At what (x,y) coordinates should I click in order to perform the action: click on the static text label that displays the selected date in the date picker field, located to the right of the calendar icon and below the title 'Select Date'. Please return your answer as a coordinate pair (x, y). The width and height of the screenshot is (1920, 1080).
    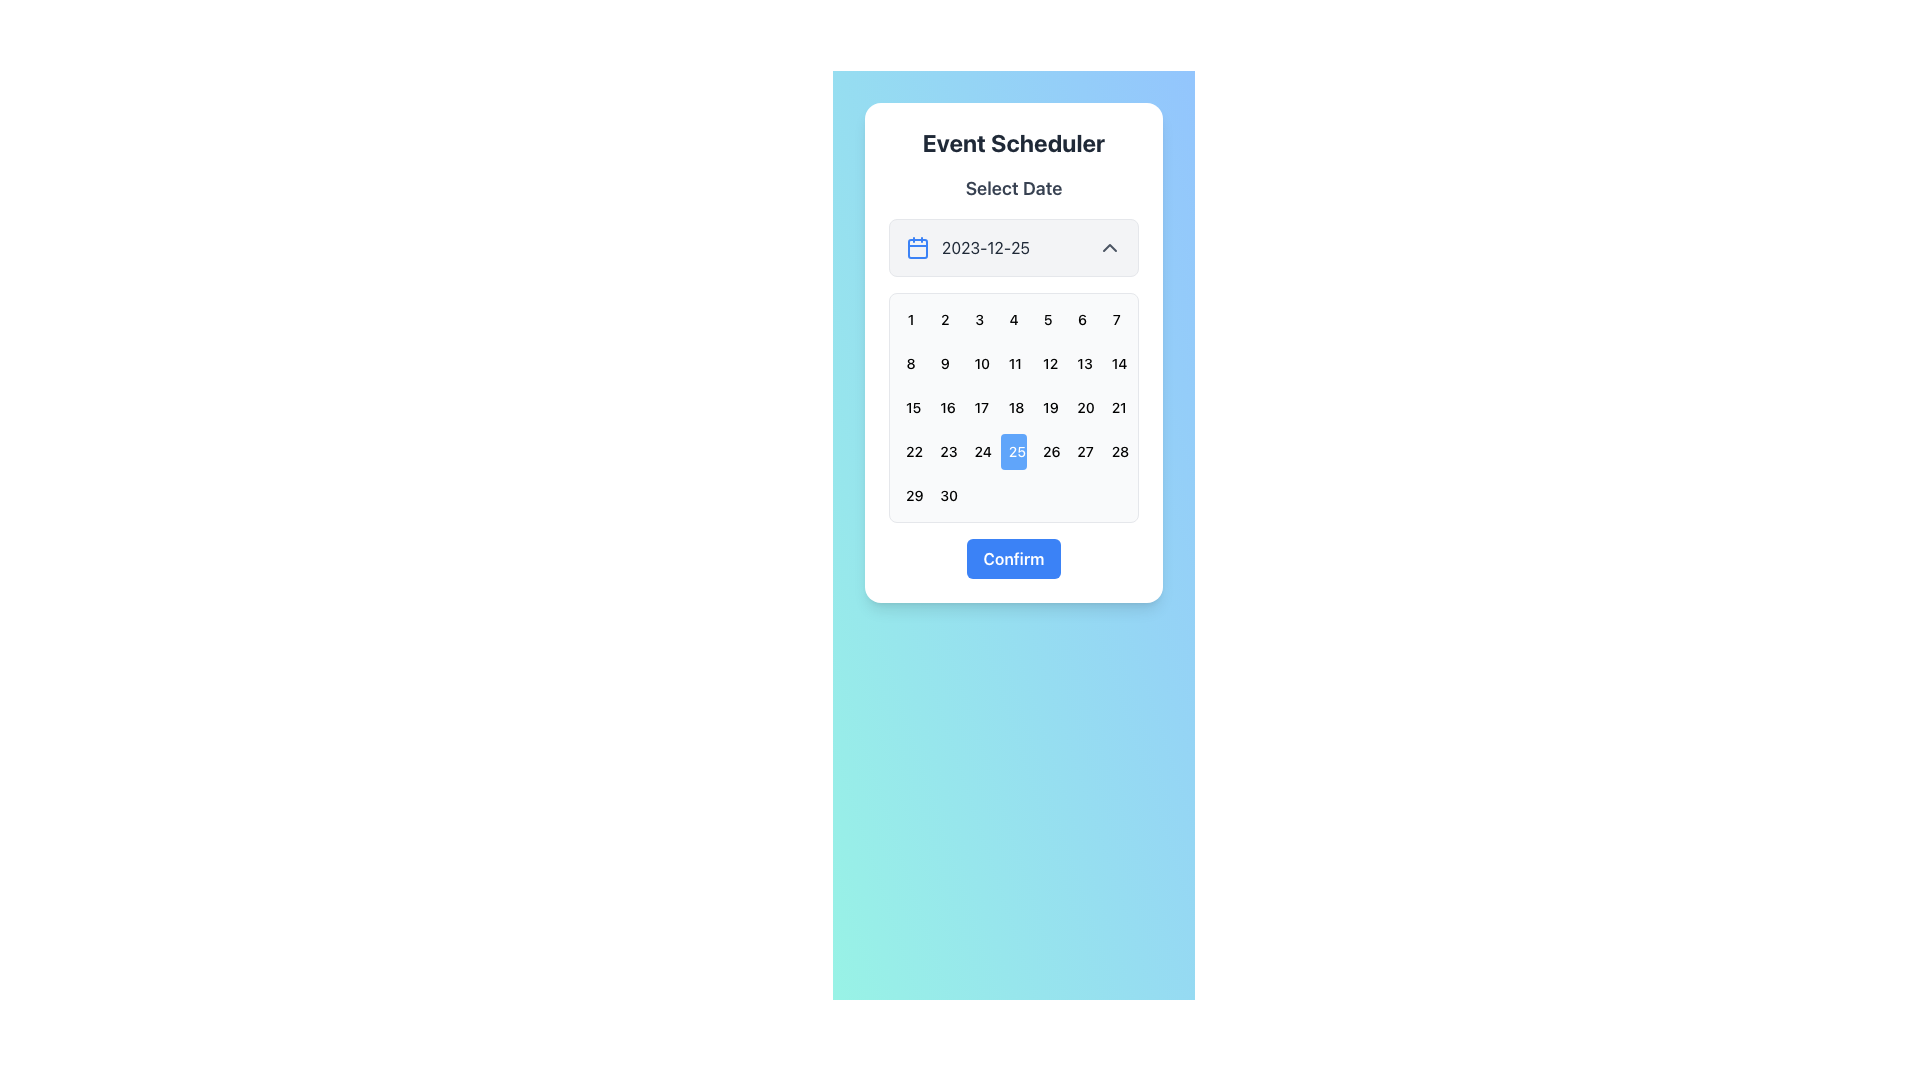
    Looking at the image, I should click on (985, 246).